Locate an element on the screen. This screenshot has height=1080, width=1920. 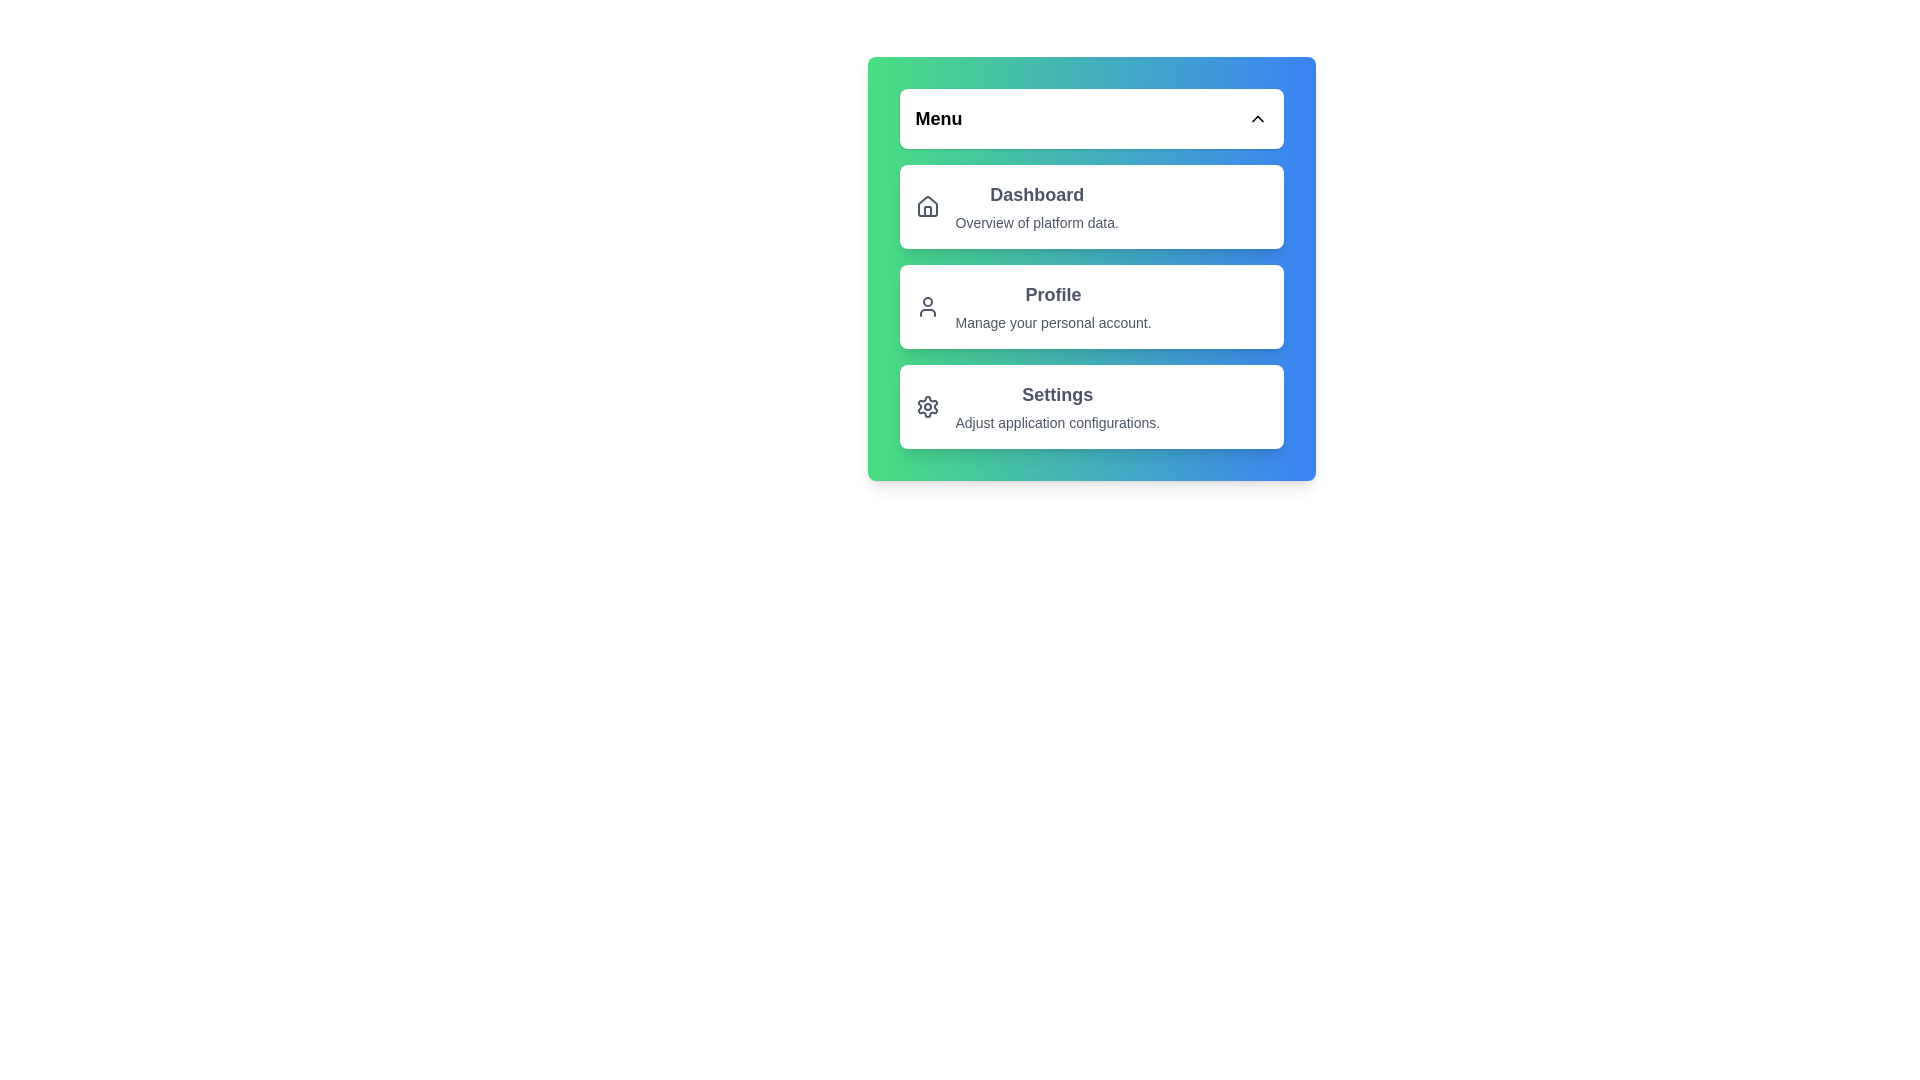
the menu item Profile is located at coordinates (1090, 307).